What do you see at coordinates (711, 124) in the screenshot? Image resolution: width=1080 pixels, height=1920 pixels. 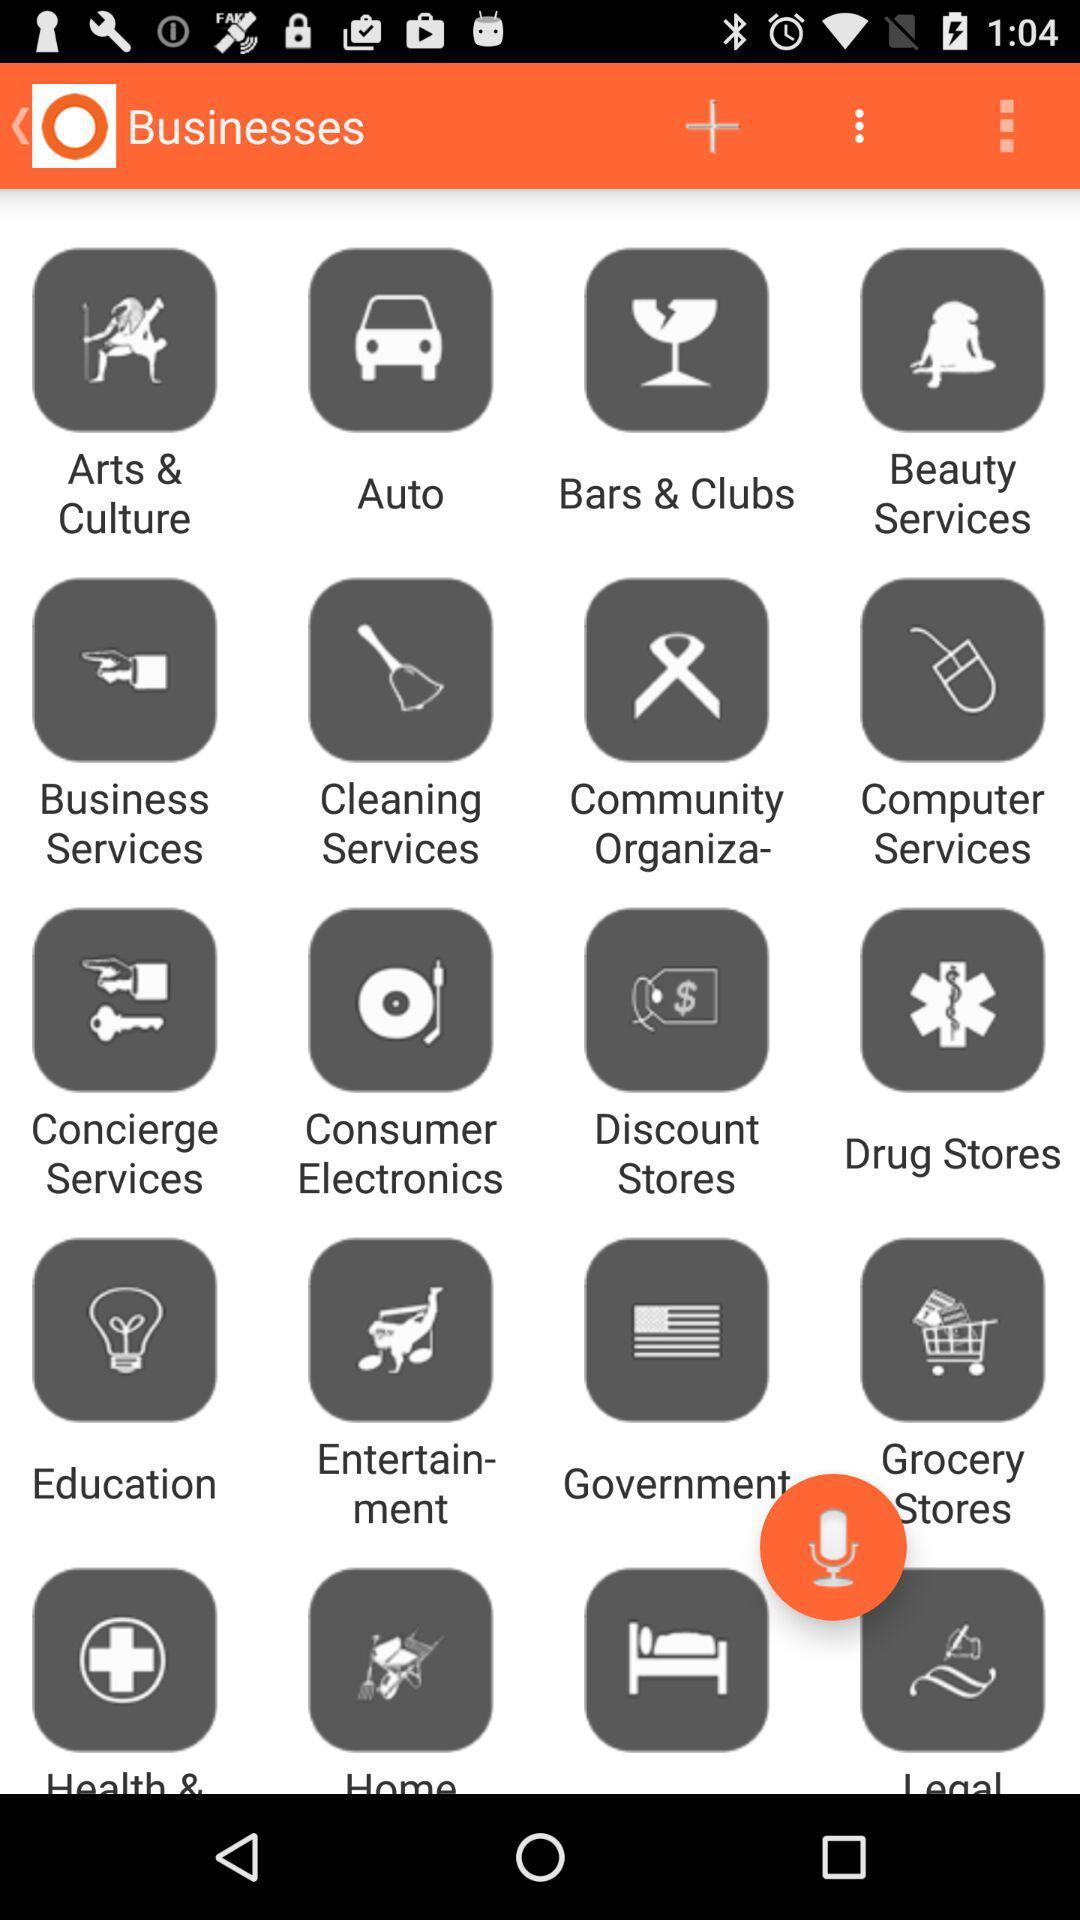 I see `the app to the right of the businesses icon` at bounding box center [711, 124].